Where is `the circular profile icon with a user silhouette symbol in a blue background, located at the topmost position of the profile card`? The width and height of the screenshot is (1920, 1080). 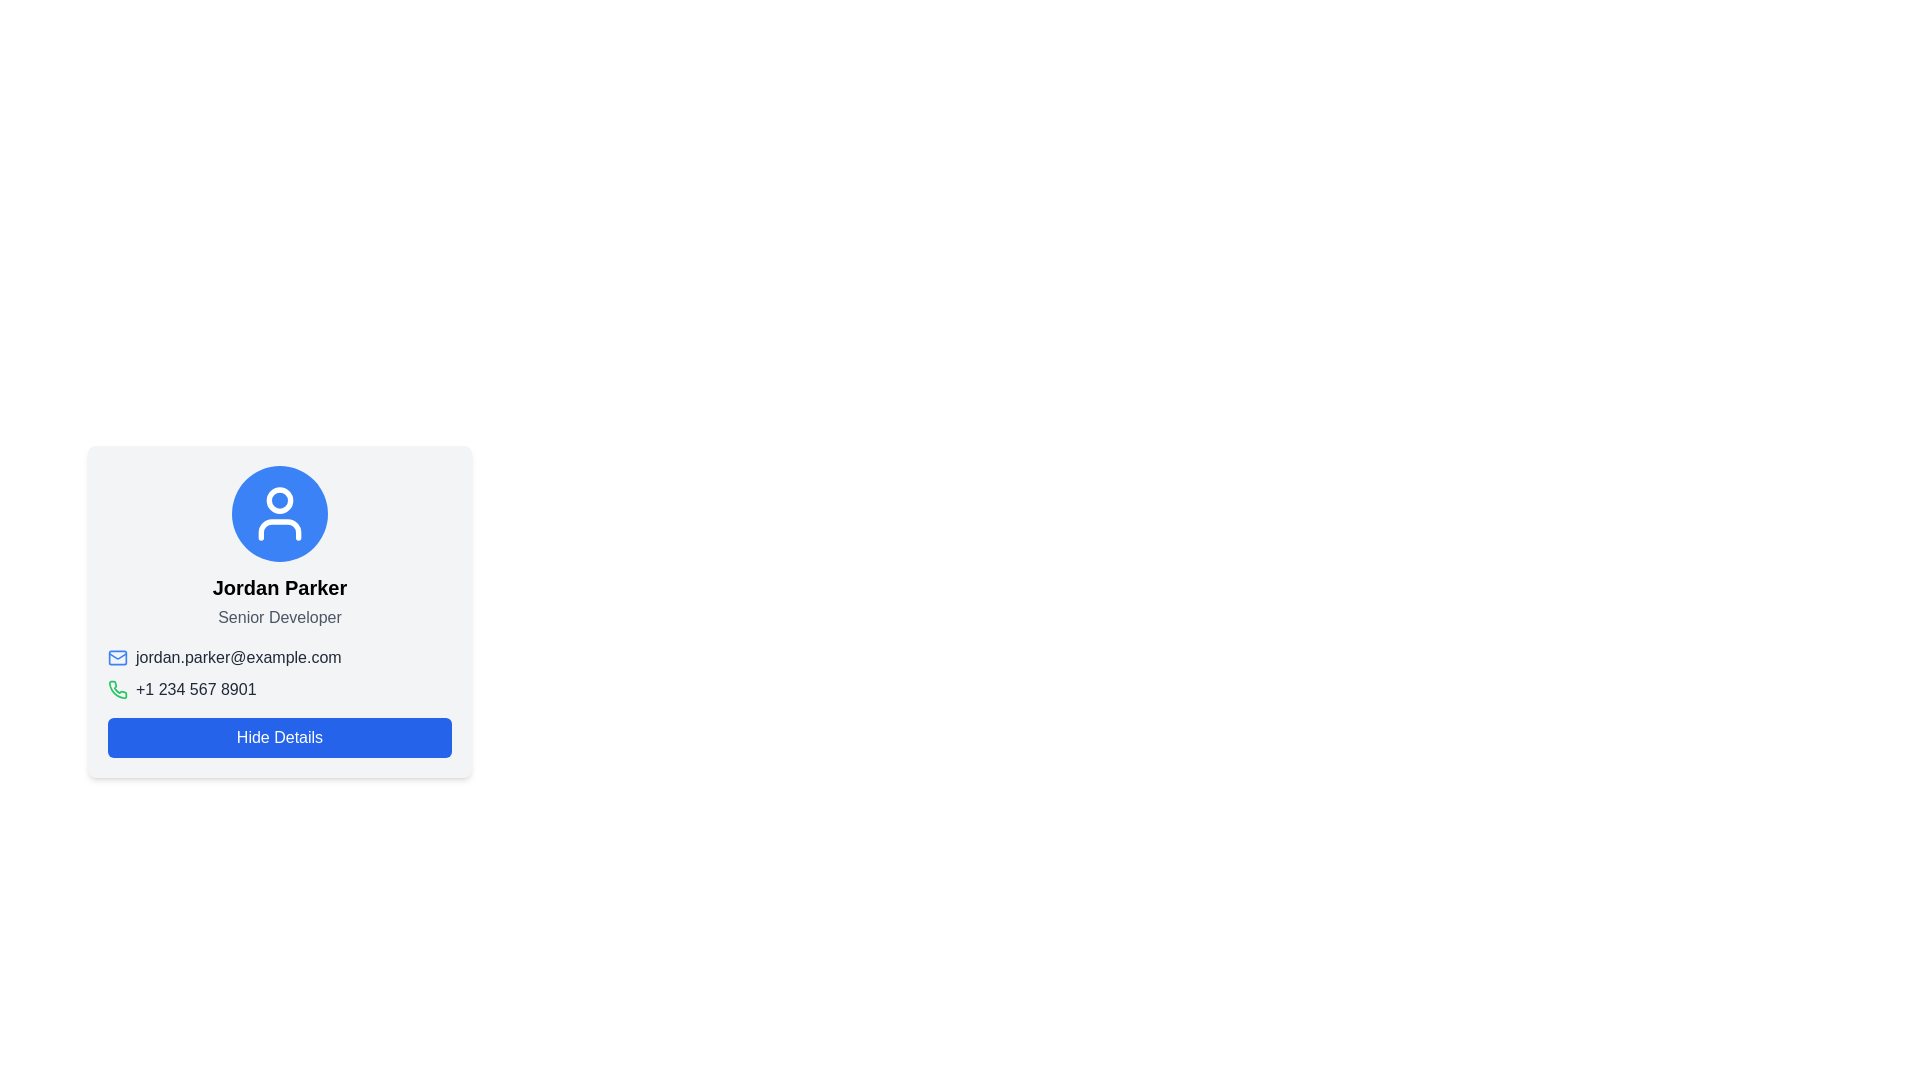 the circular profile icon with a user silhouette symbol in a blue background, located at the topmost position of the profile card is located at coordinates (278, 512).